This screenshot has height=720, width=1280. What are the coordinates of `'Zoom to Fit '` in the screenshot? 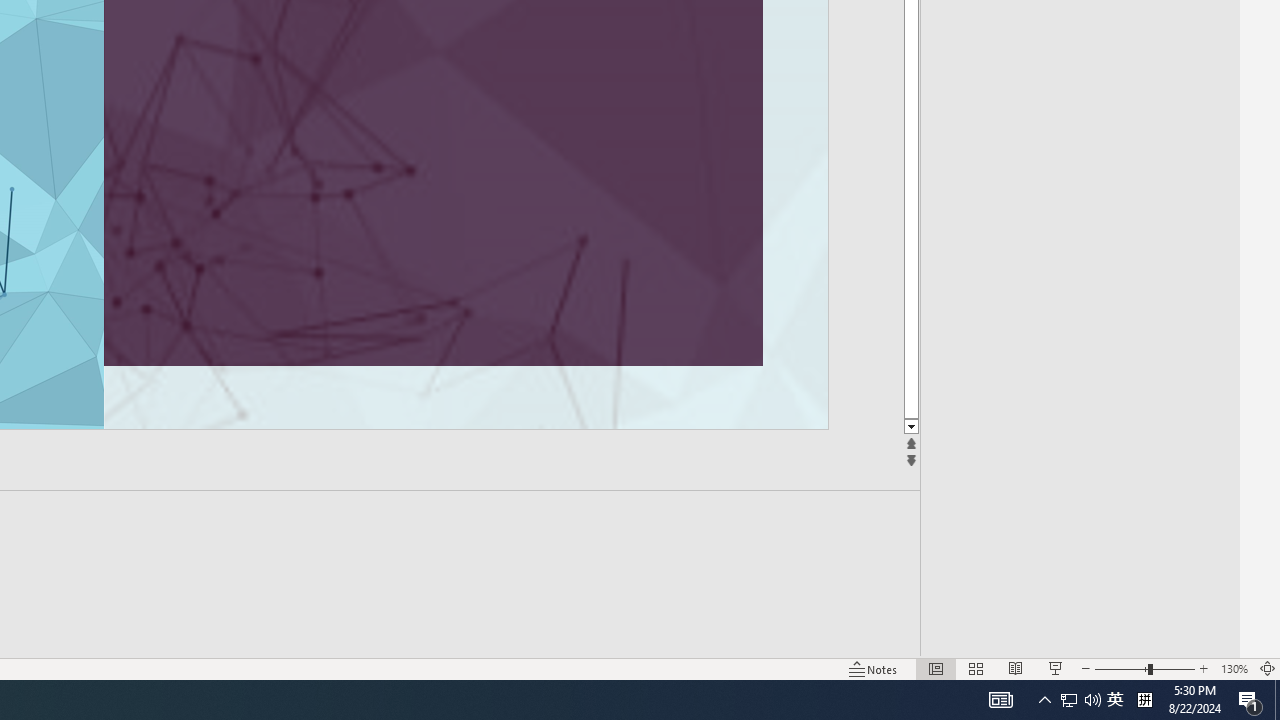 It's located at (1266, 669).